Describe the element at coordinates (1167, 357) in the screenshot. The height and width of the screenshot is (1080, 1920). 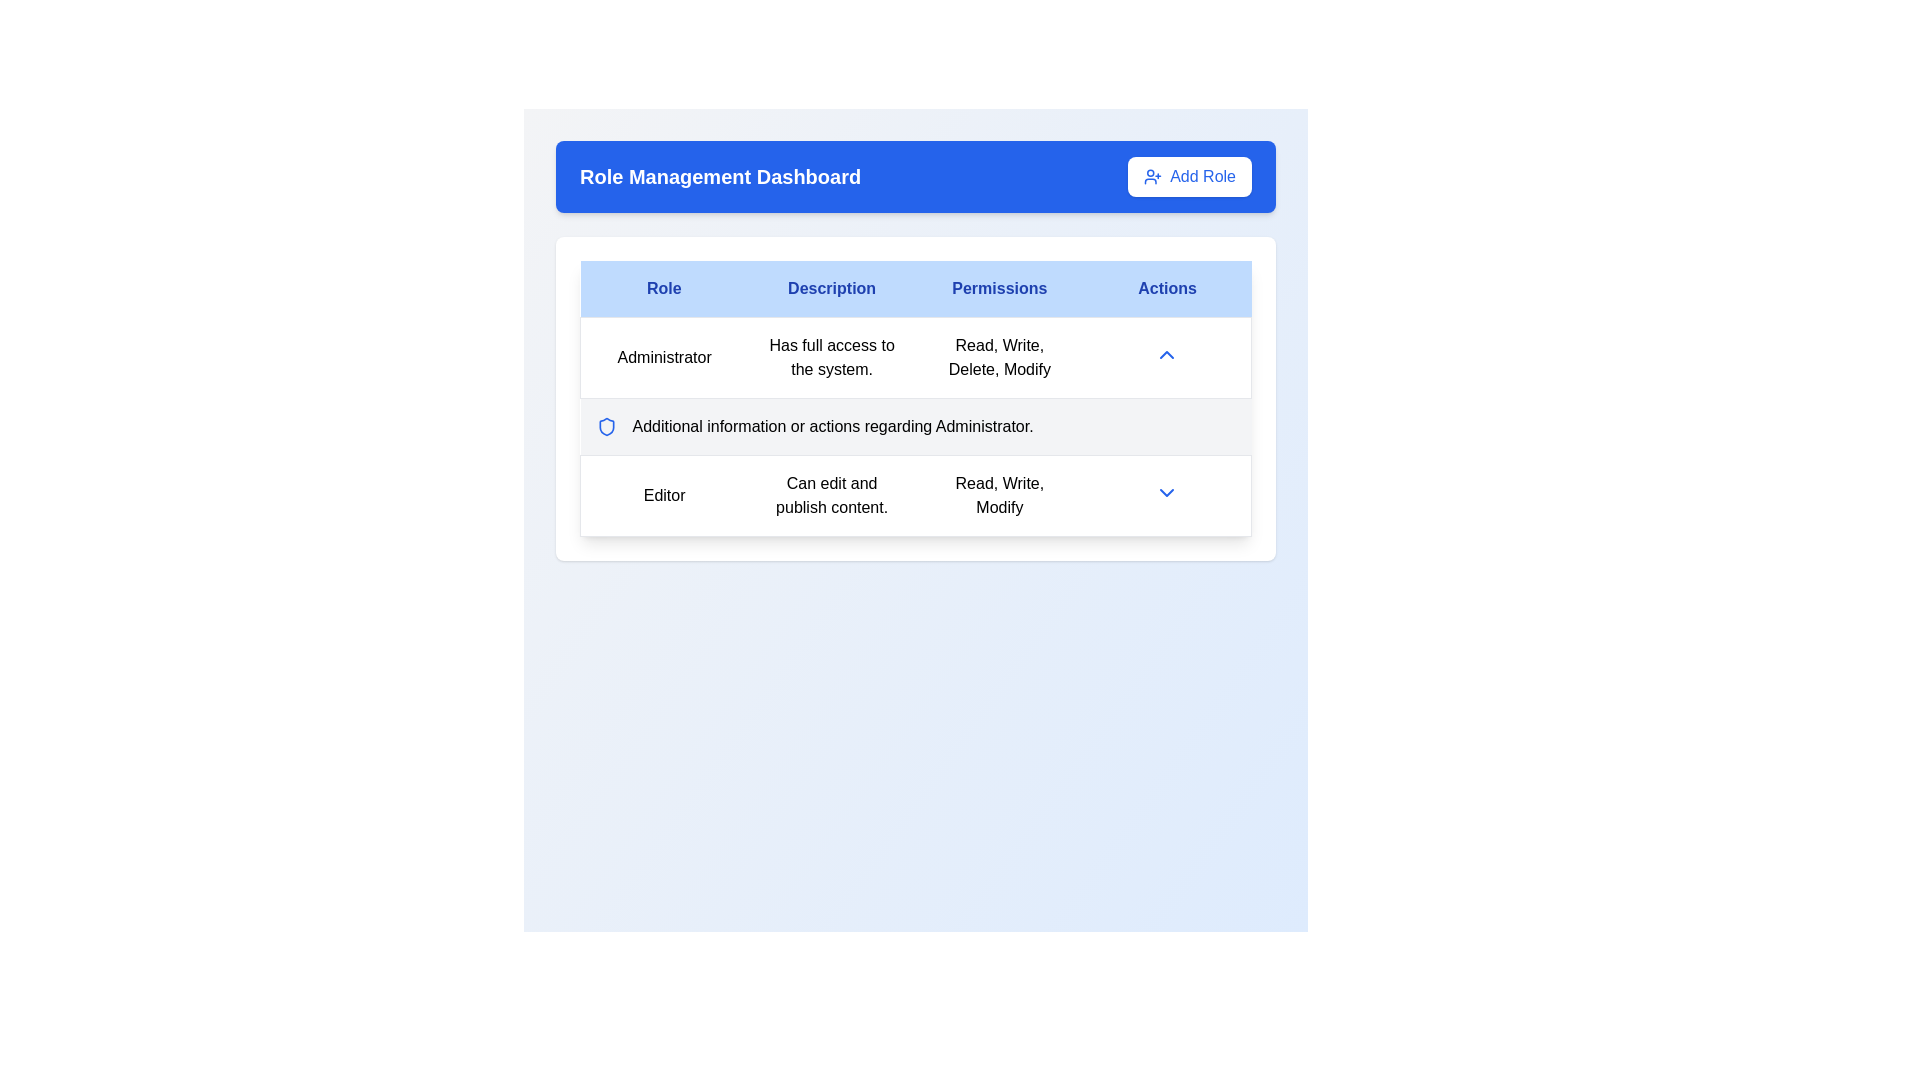
I see `the blue-filled upward arrow toggle indicator located in the 'Actions' column of the first data row for the 'Administrator' role to open the context menu` at that location.